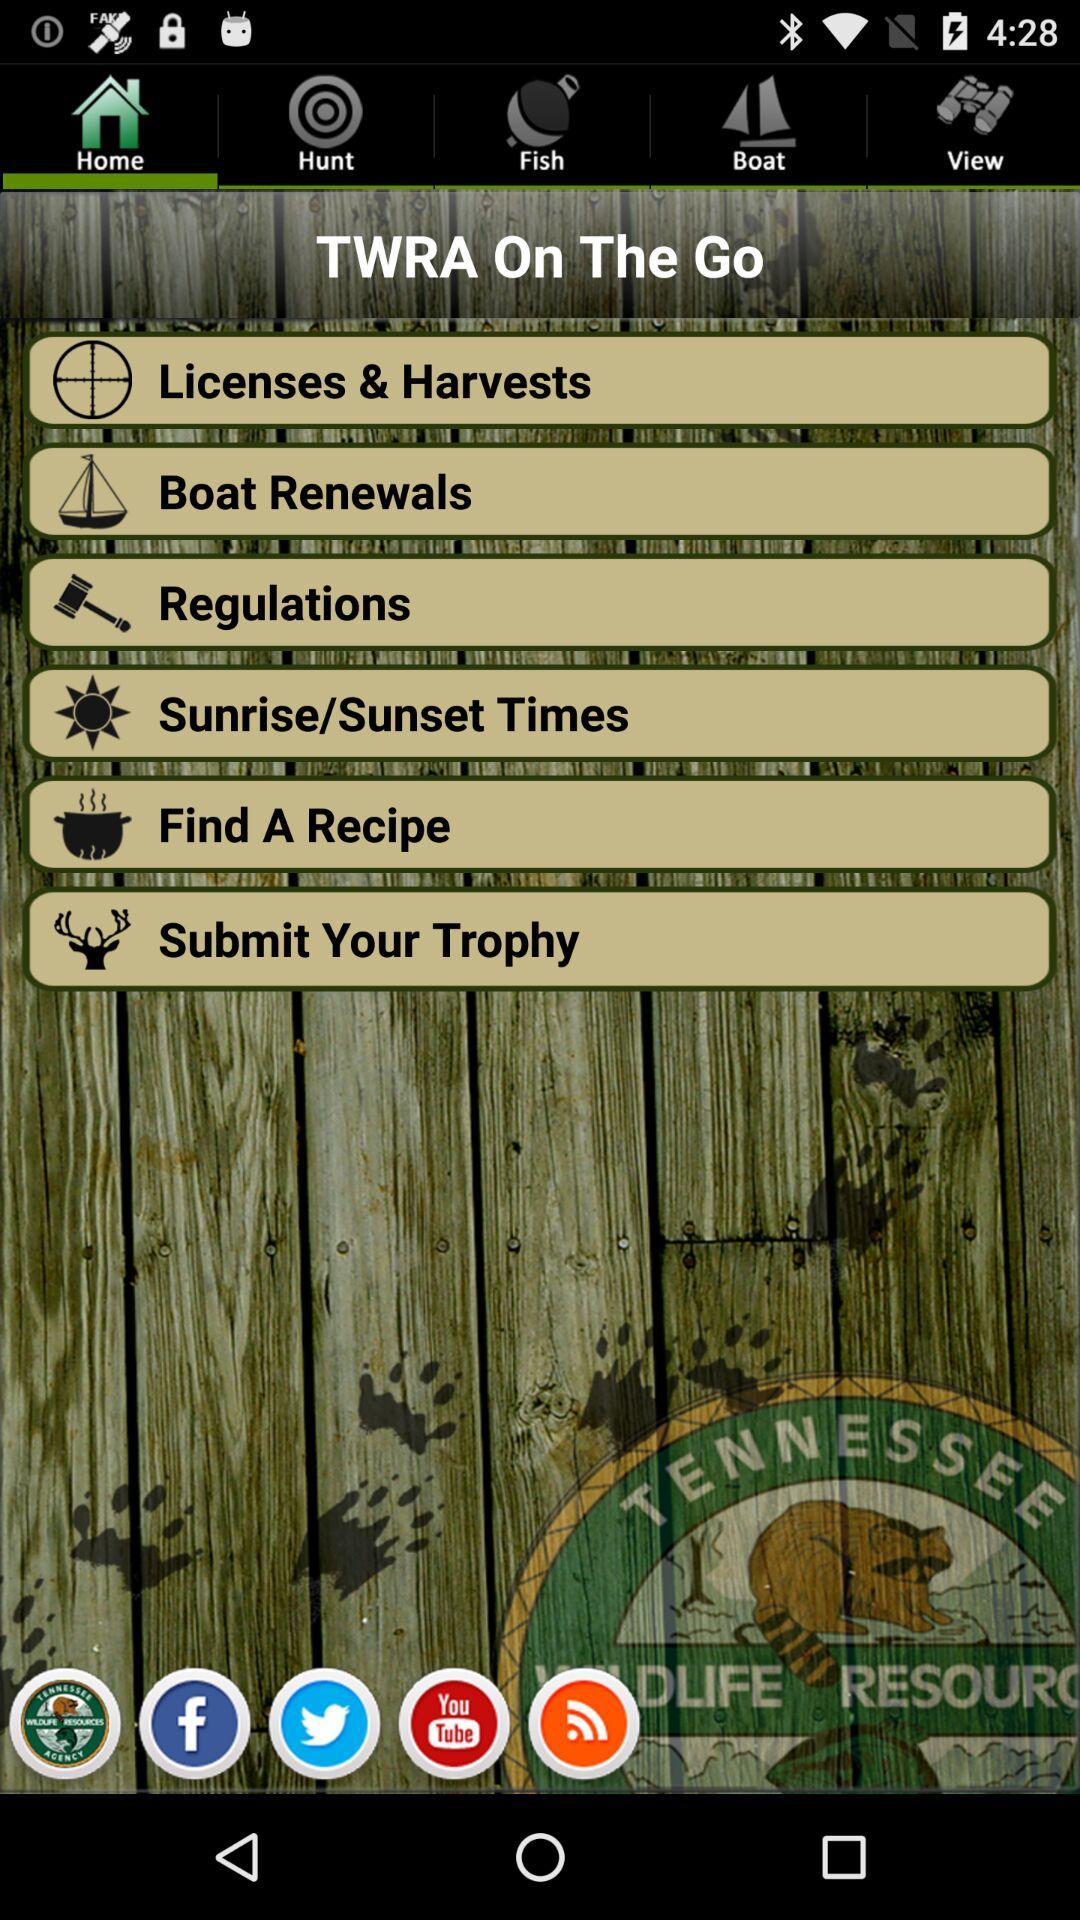 This screenshot has height=1920, width=1080. Describe the element at coordinates (63, 1728) in the screenshot. I see `the app below submit your trophy app` at that location.